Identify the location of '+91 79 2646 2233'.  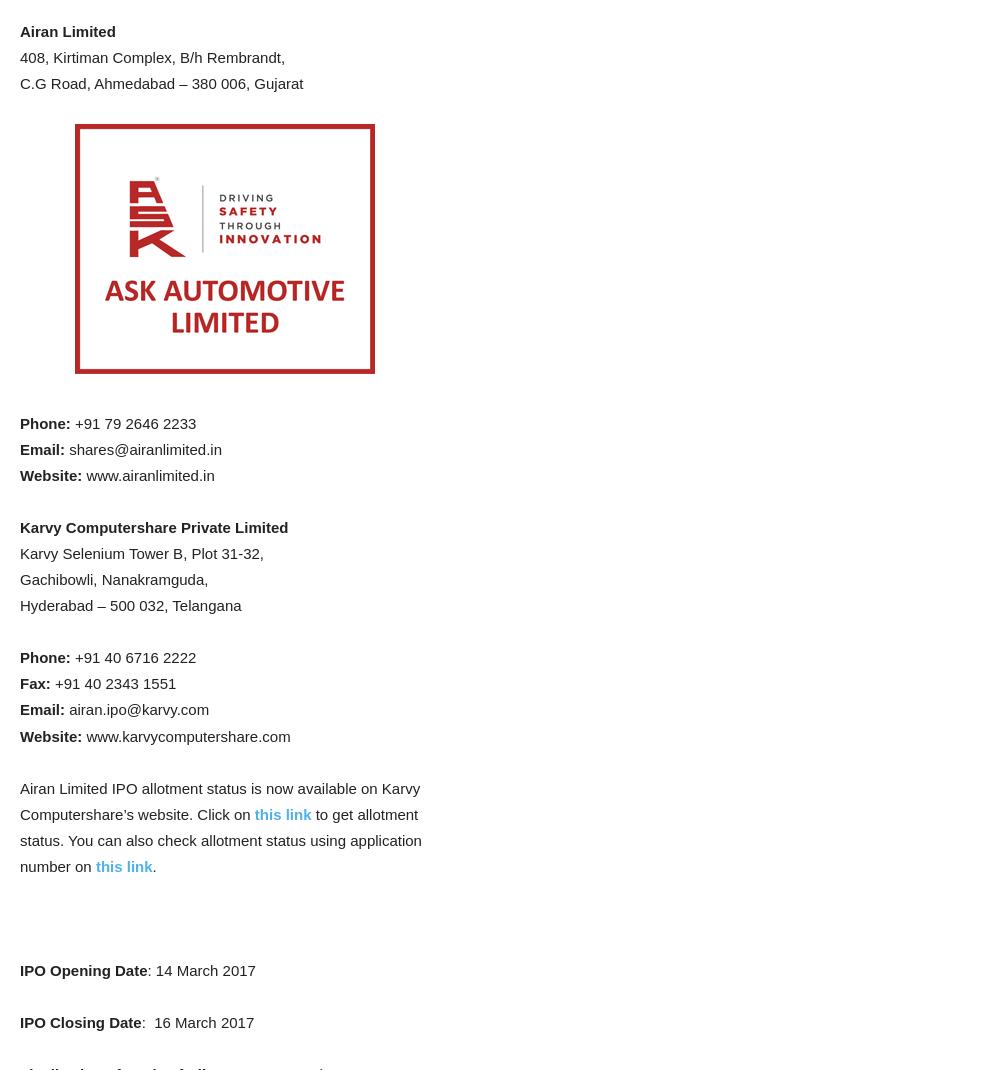
(131, 421).